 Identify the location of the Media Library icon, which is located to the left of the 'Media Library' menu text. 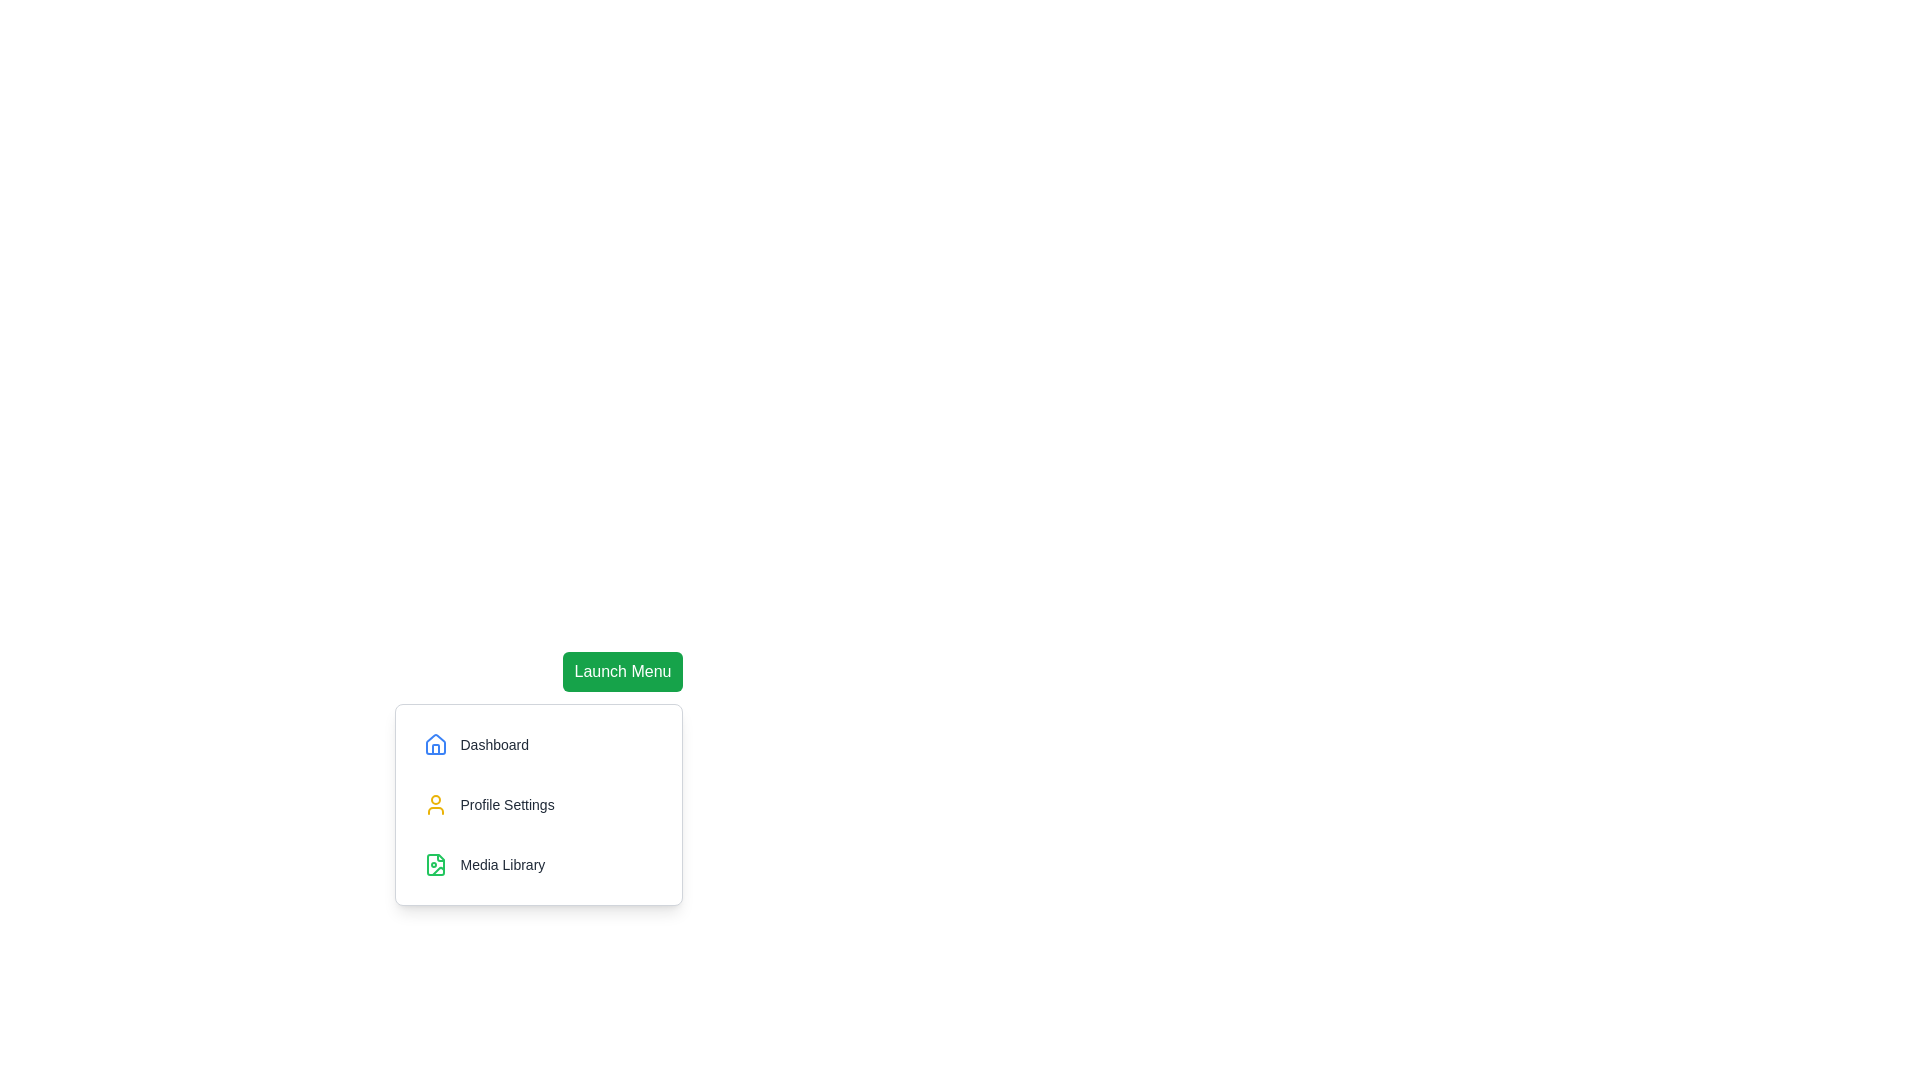
(435, 863).